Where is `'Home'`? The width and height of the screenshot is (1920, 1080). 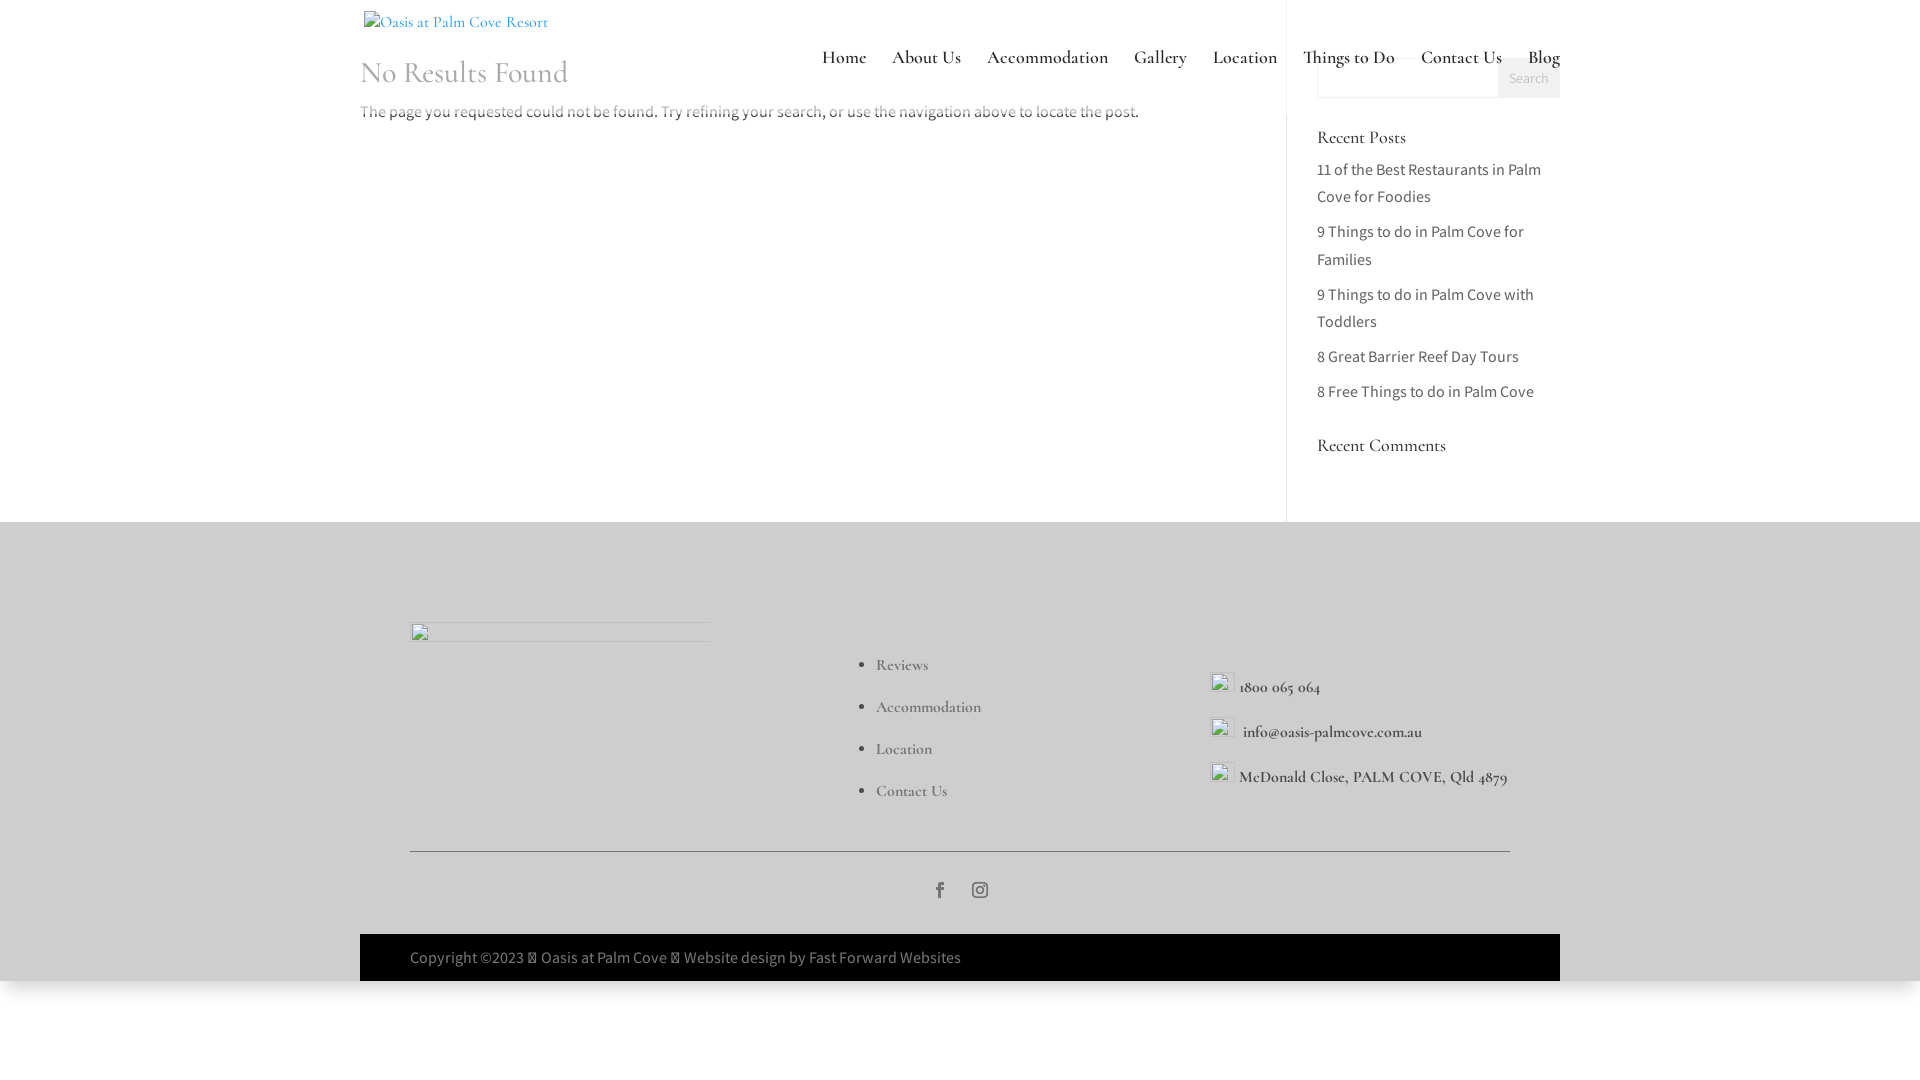
'Home' is located at coordinates (844, 80).